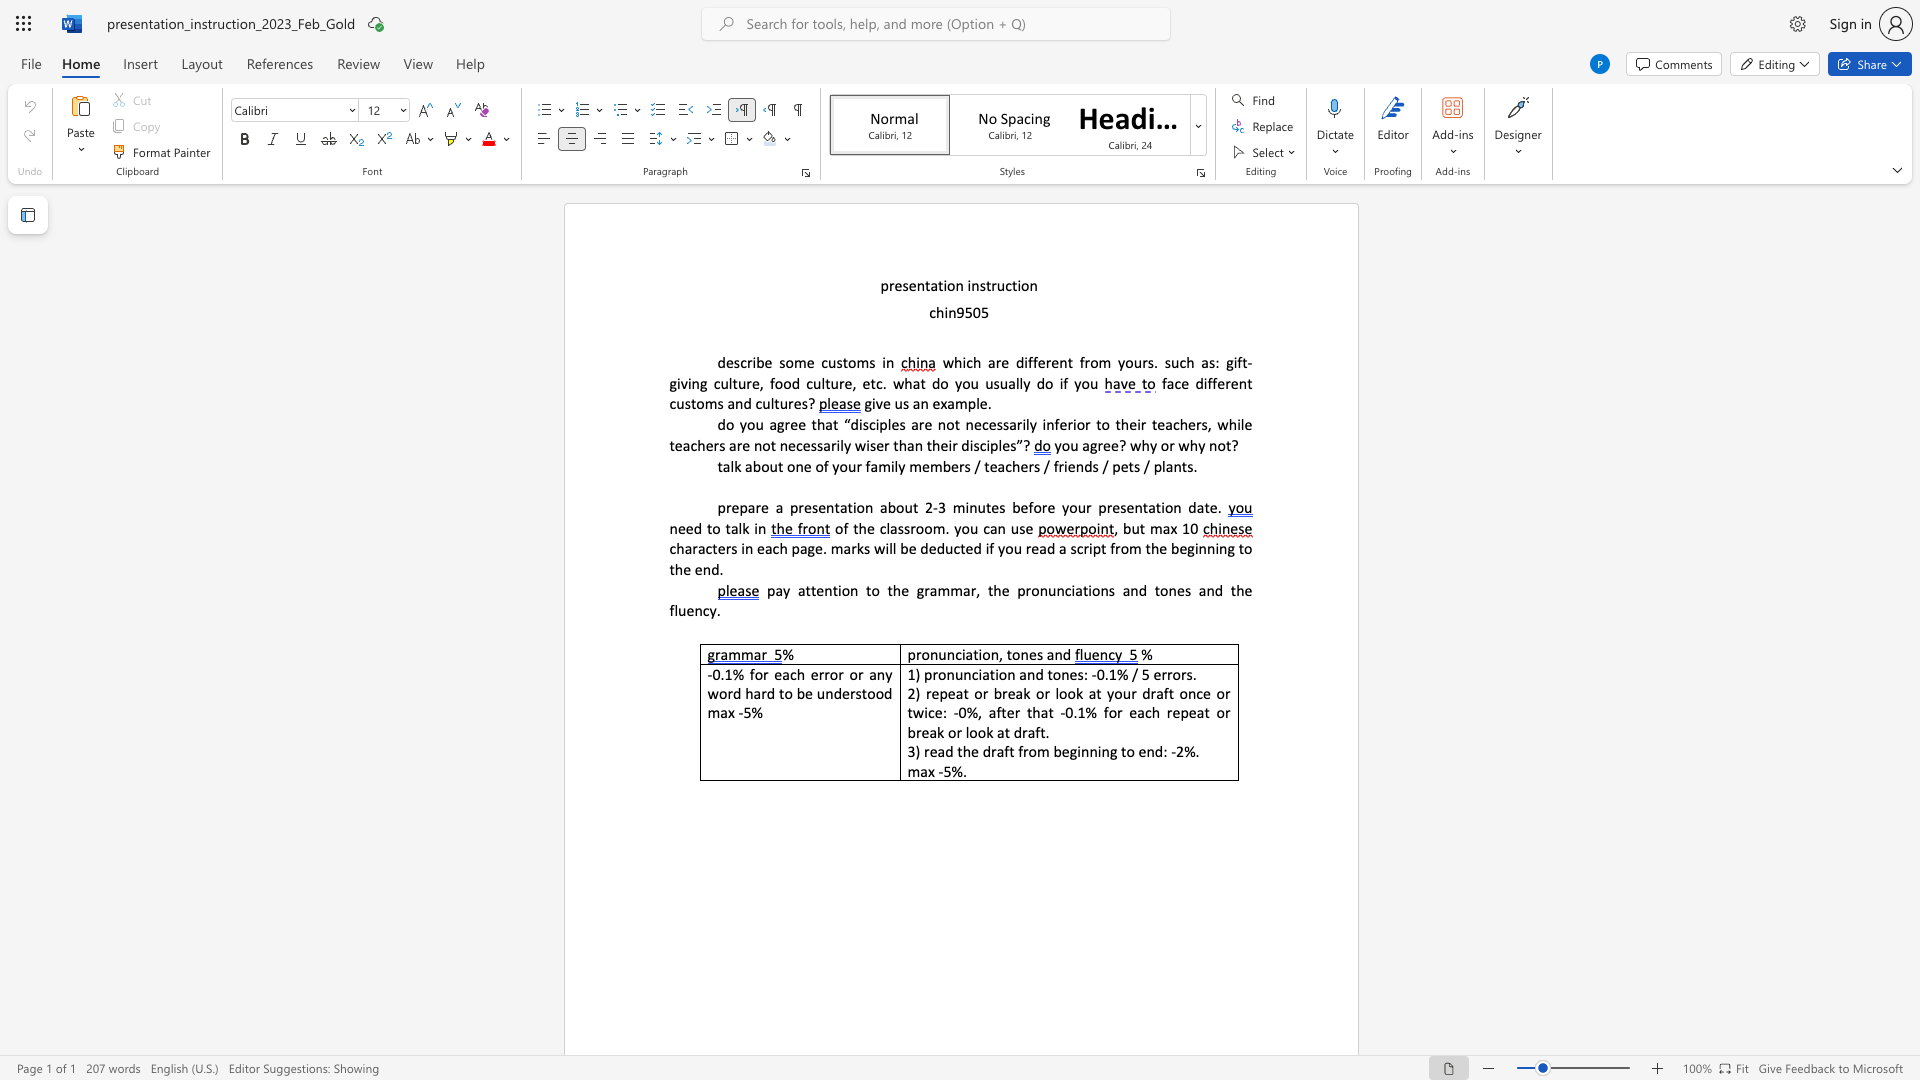  Describe the element at coordinates (920, 654) in the screenshot. I see `the subset text "onuncia" within the text "pronunciation,"` at that location.